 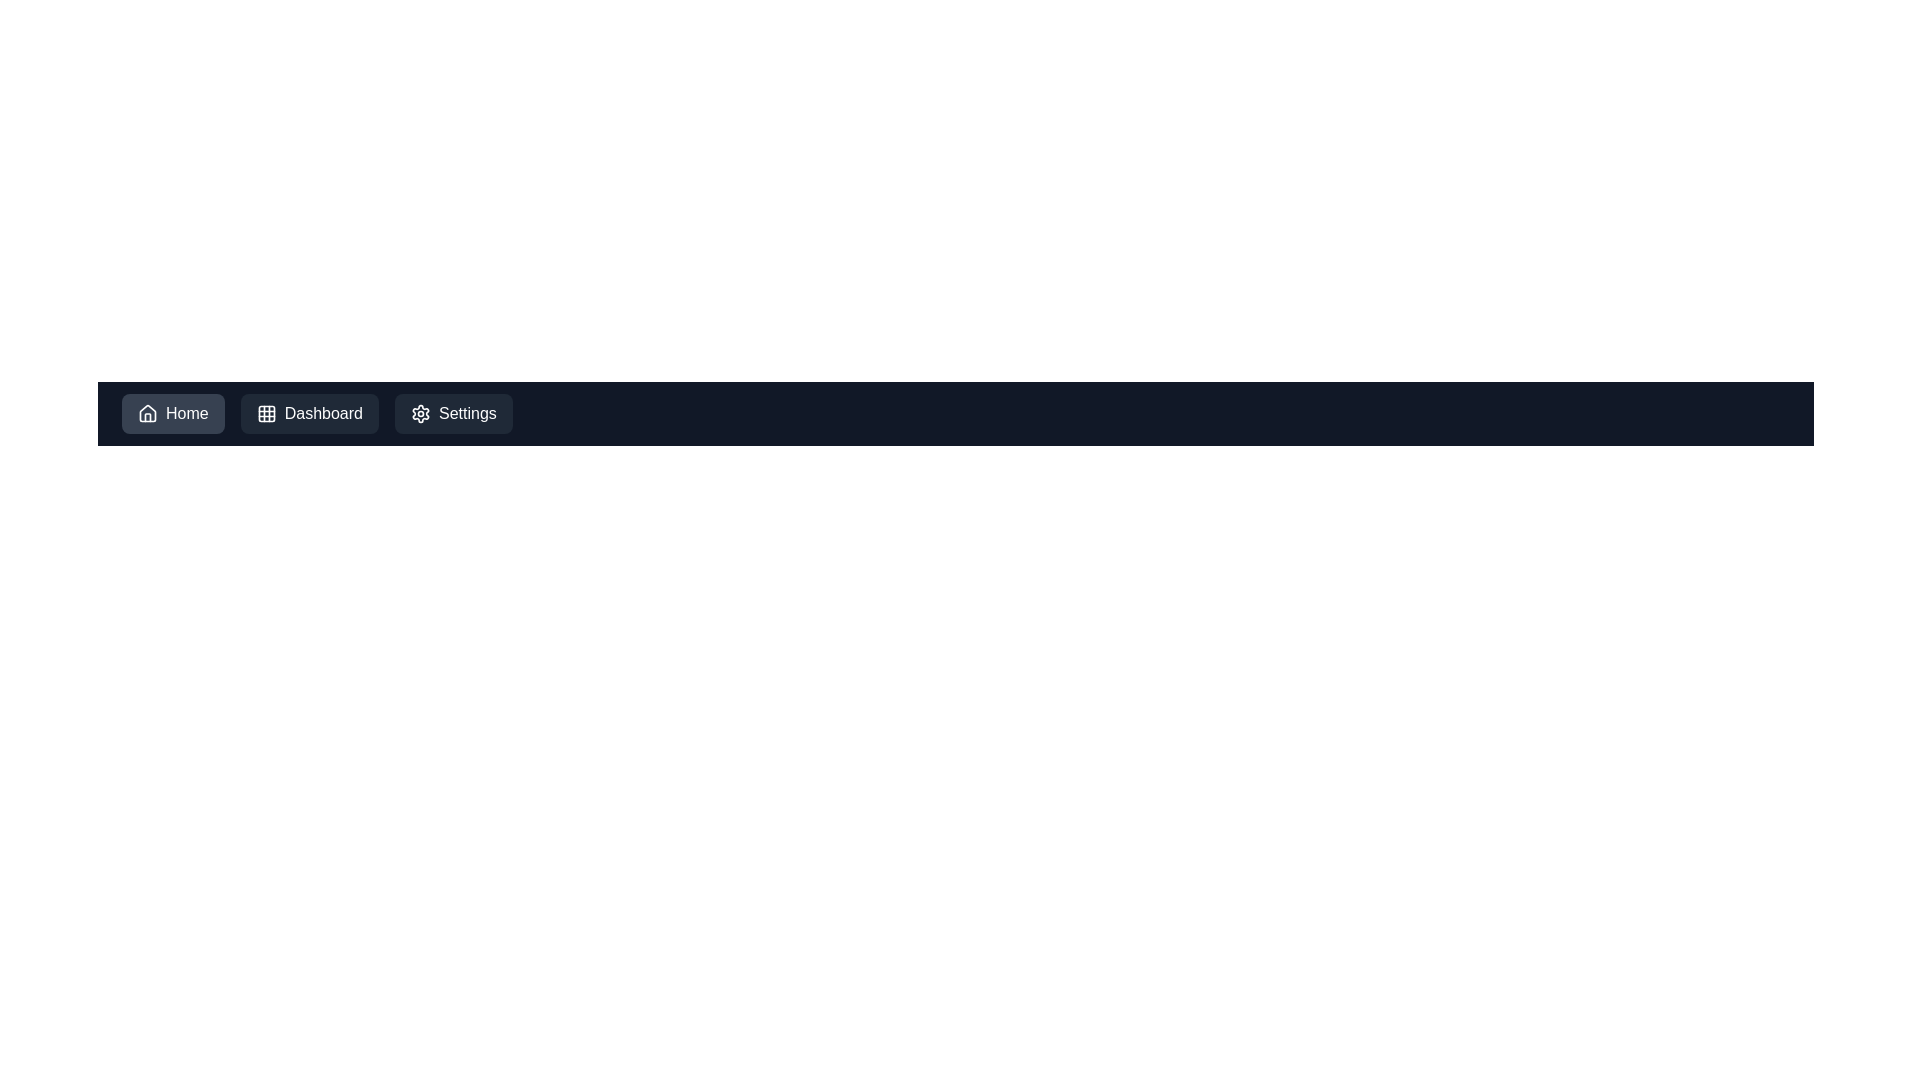 What do you see at coordinates (147, 411) in the screenshot?
I see `the house icon located at the top-left of the navigation bar, which is visually represented as a triangular roof atop a rectangular base, corresponding to the button labeled 'Home'` at bounding box center [147, 411].